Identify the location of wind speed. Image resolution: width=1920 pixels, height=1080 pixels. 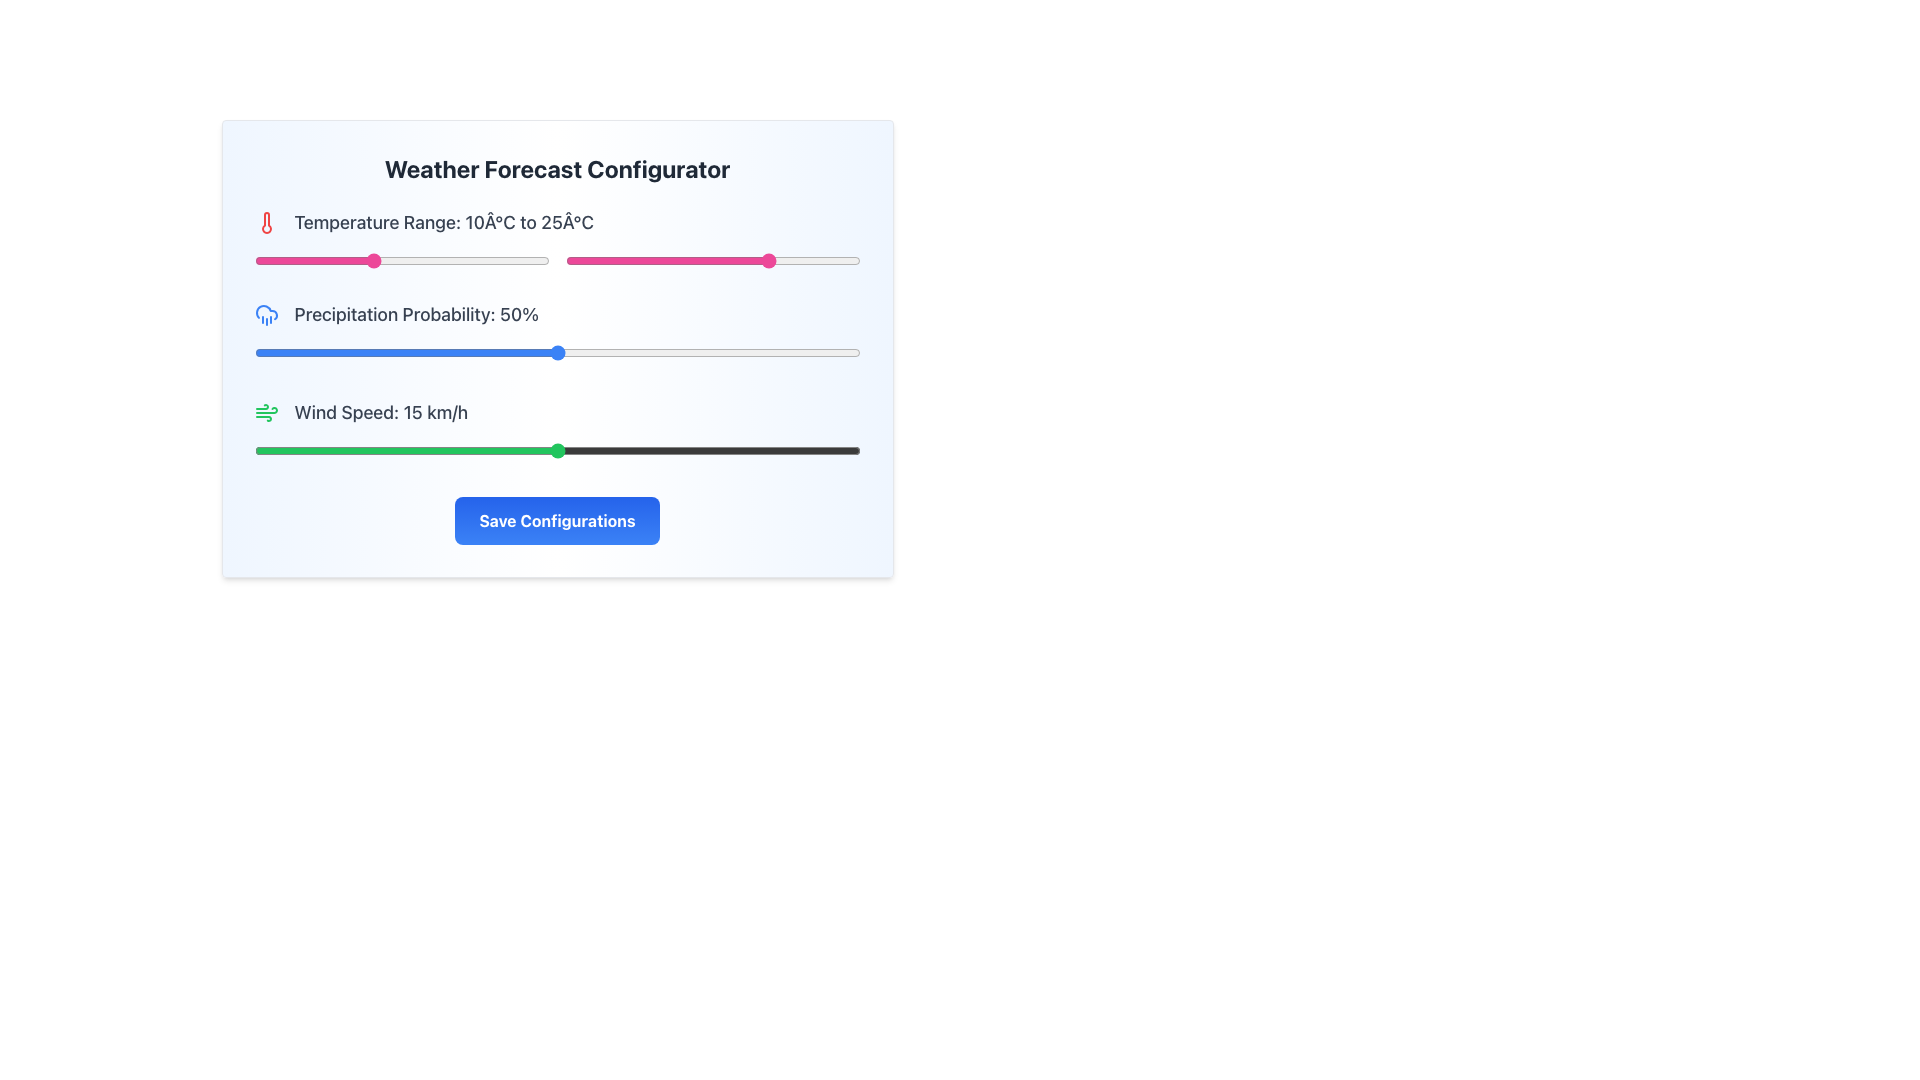
(738, 451).